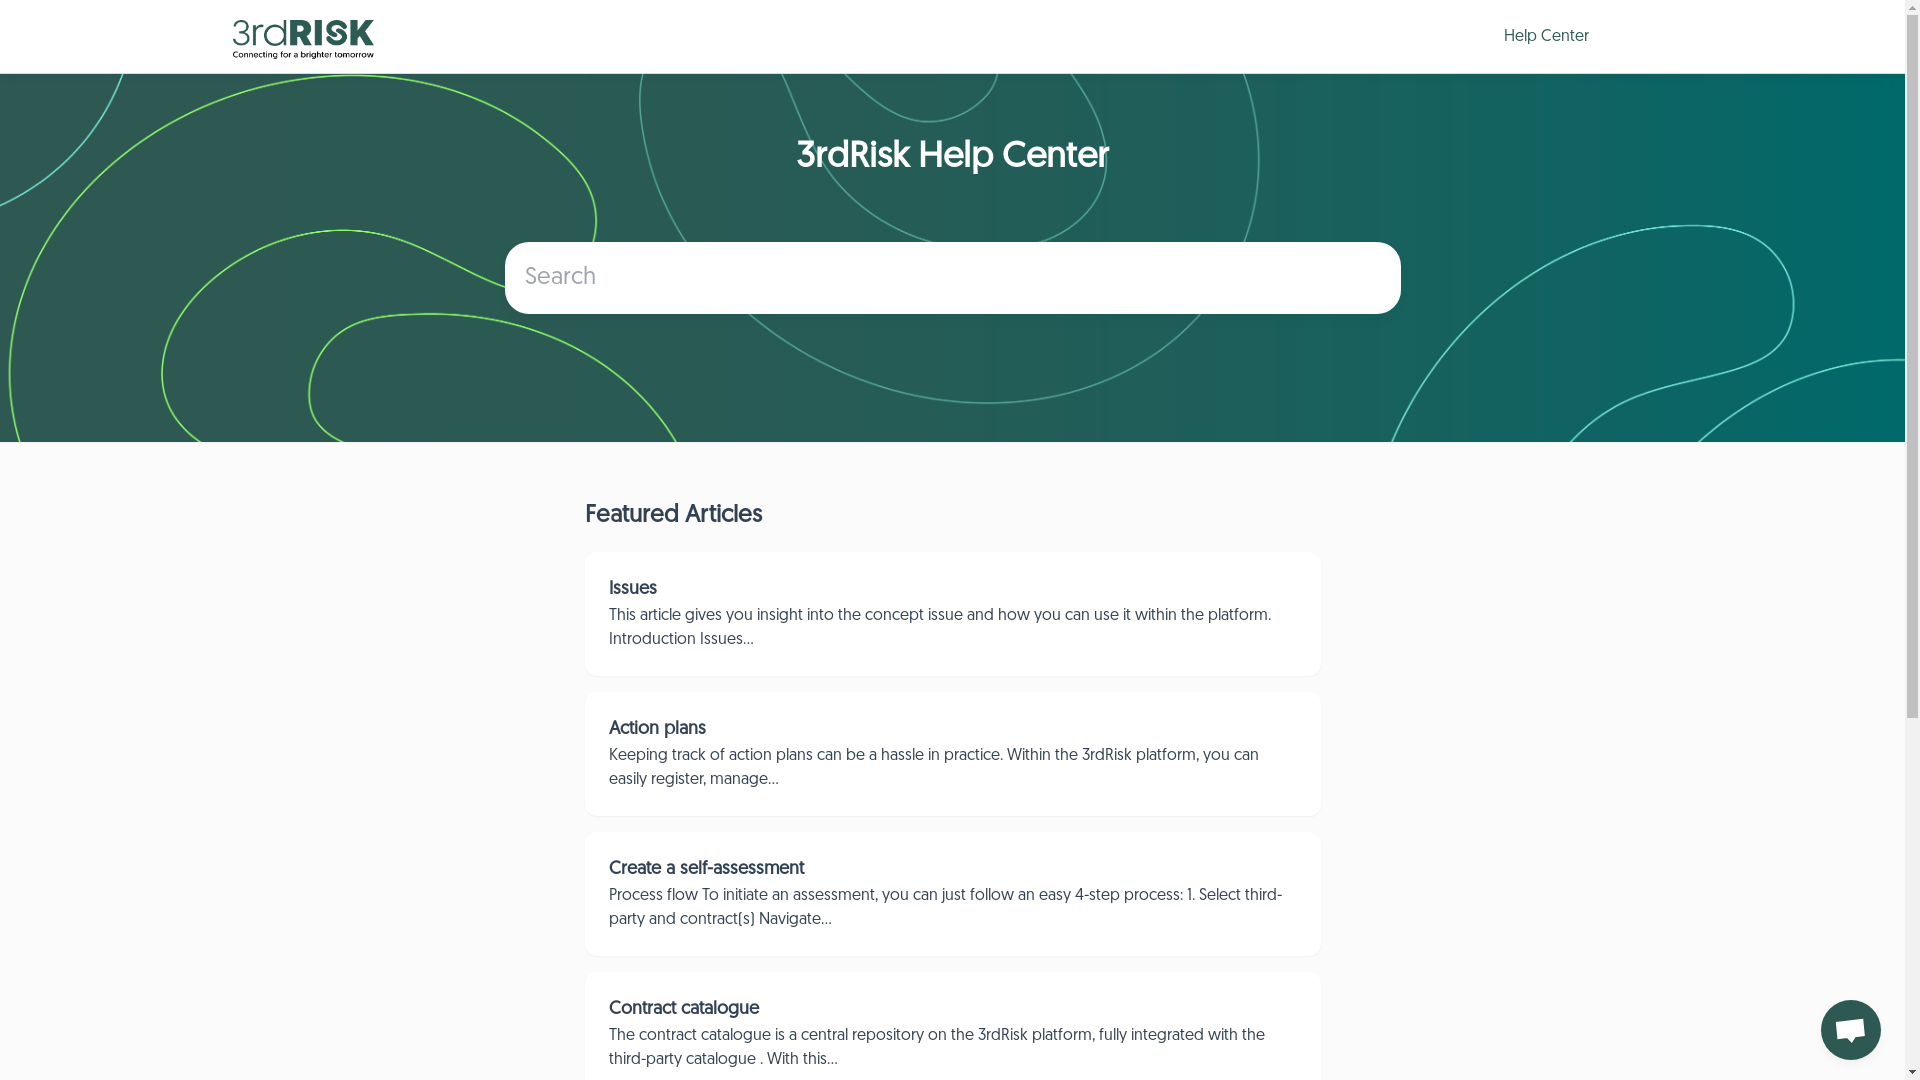  Describe the element at coordinates (1541, 36) in the screenshot. I see `'Help Center'` at that location.